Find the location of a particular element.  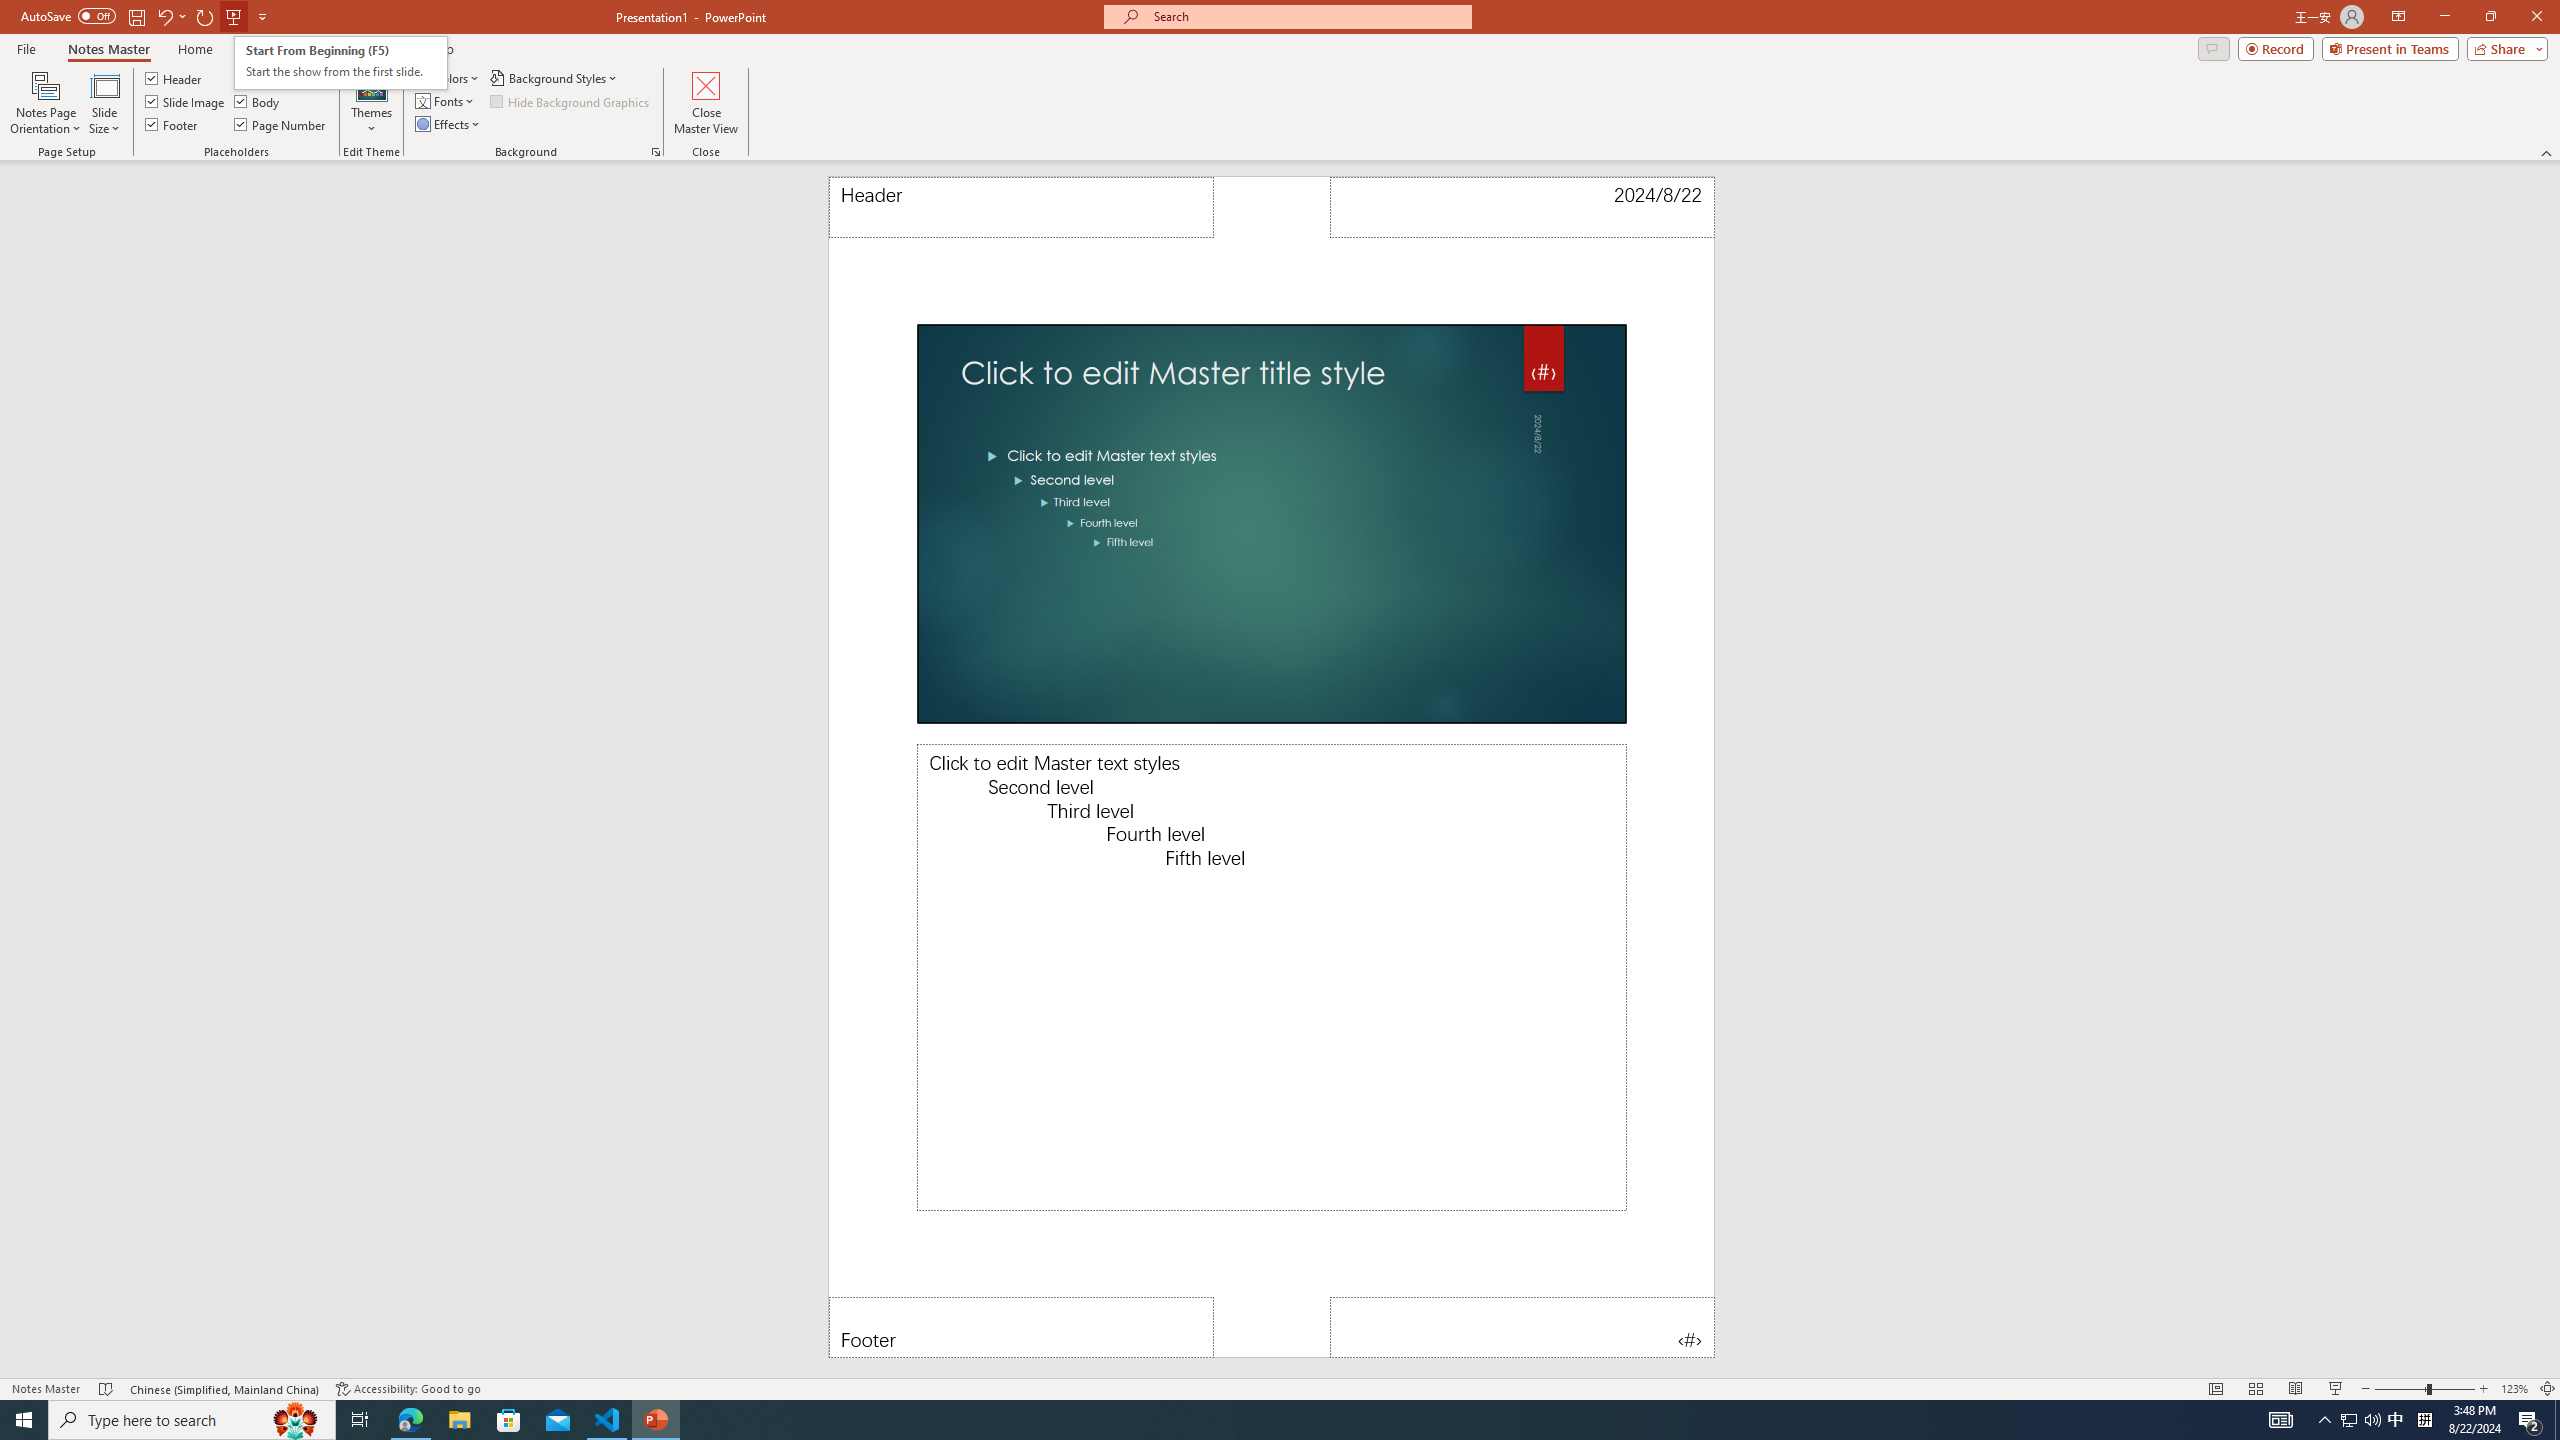

'Slide Image' is located at coordinates (184, 99).